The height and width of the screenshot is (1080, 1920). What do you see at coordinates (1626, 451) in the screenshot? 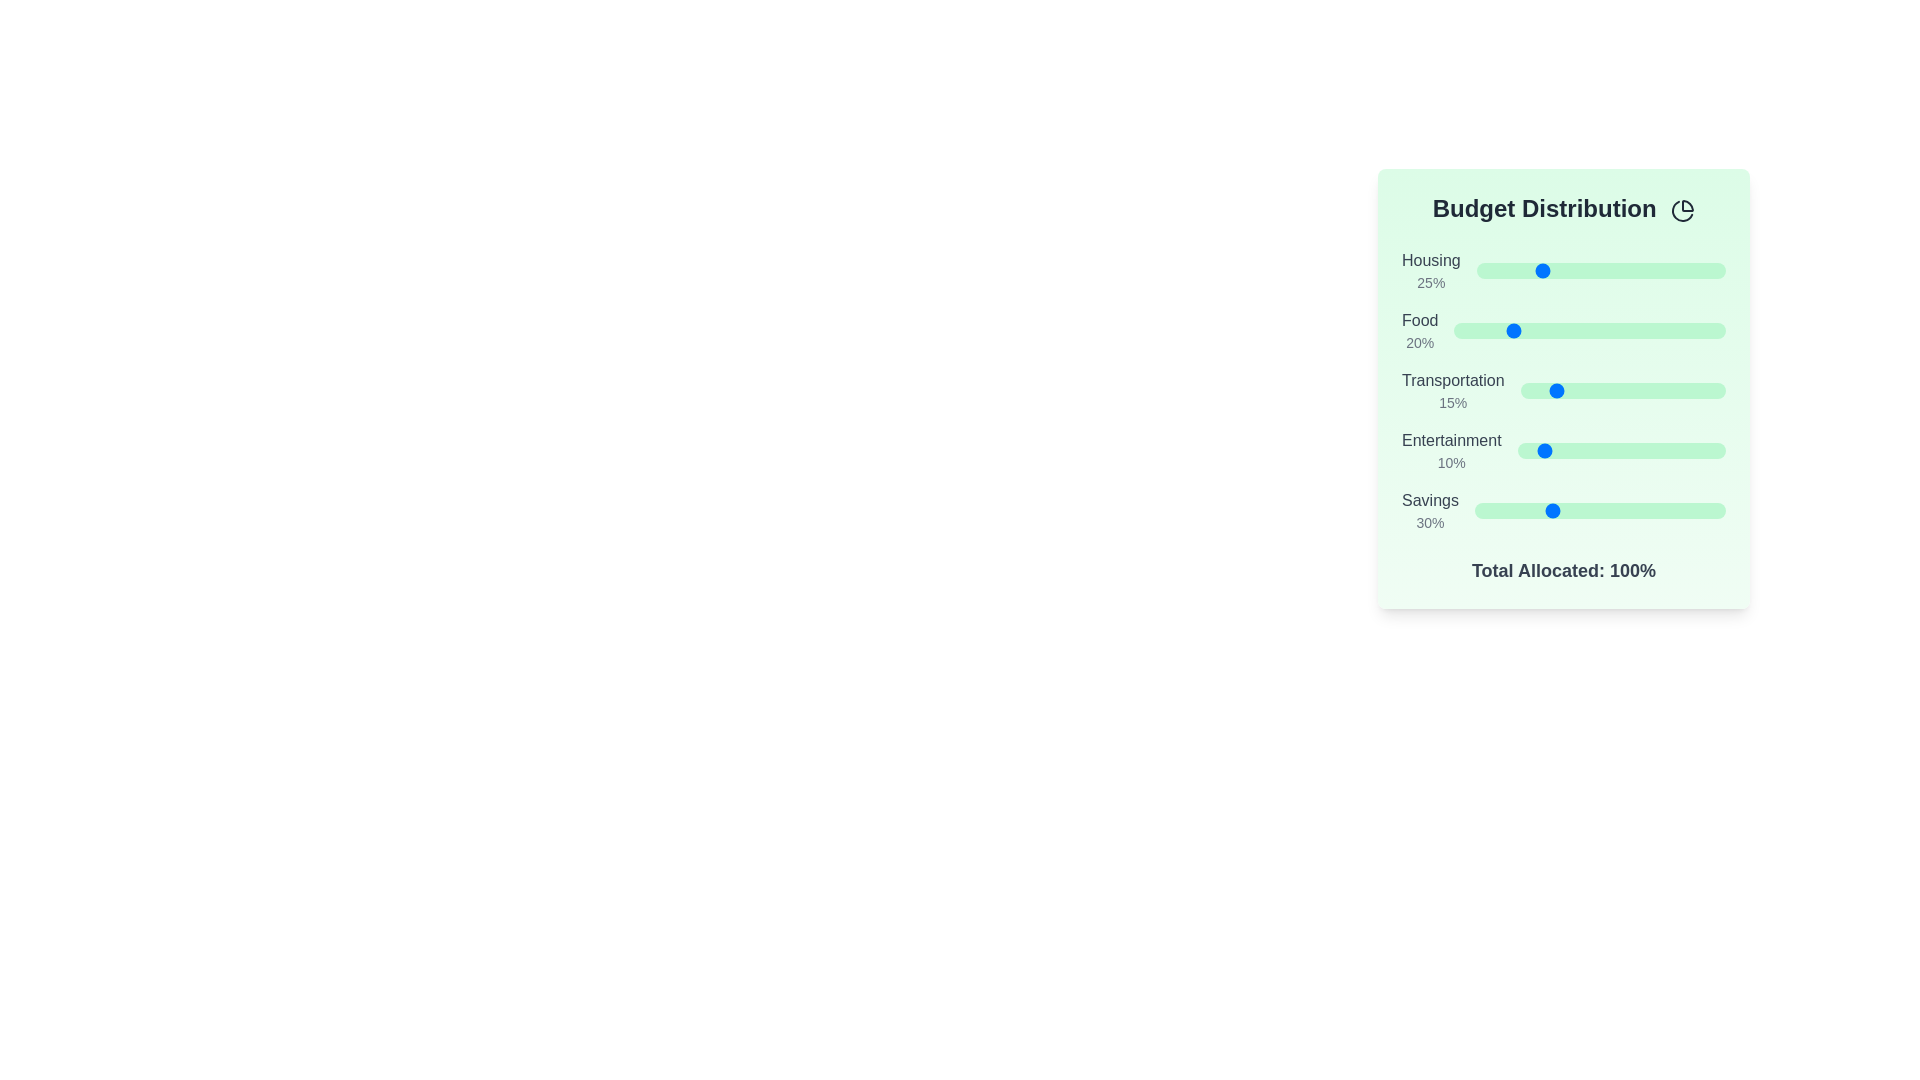
I see `the slider for 'Entertainment' to set its percentage to 52` at bounding box center [1626, 451].